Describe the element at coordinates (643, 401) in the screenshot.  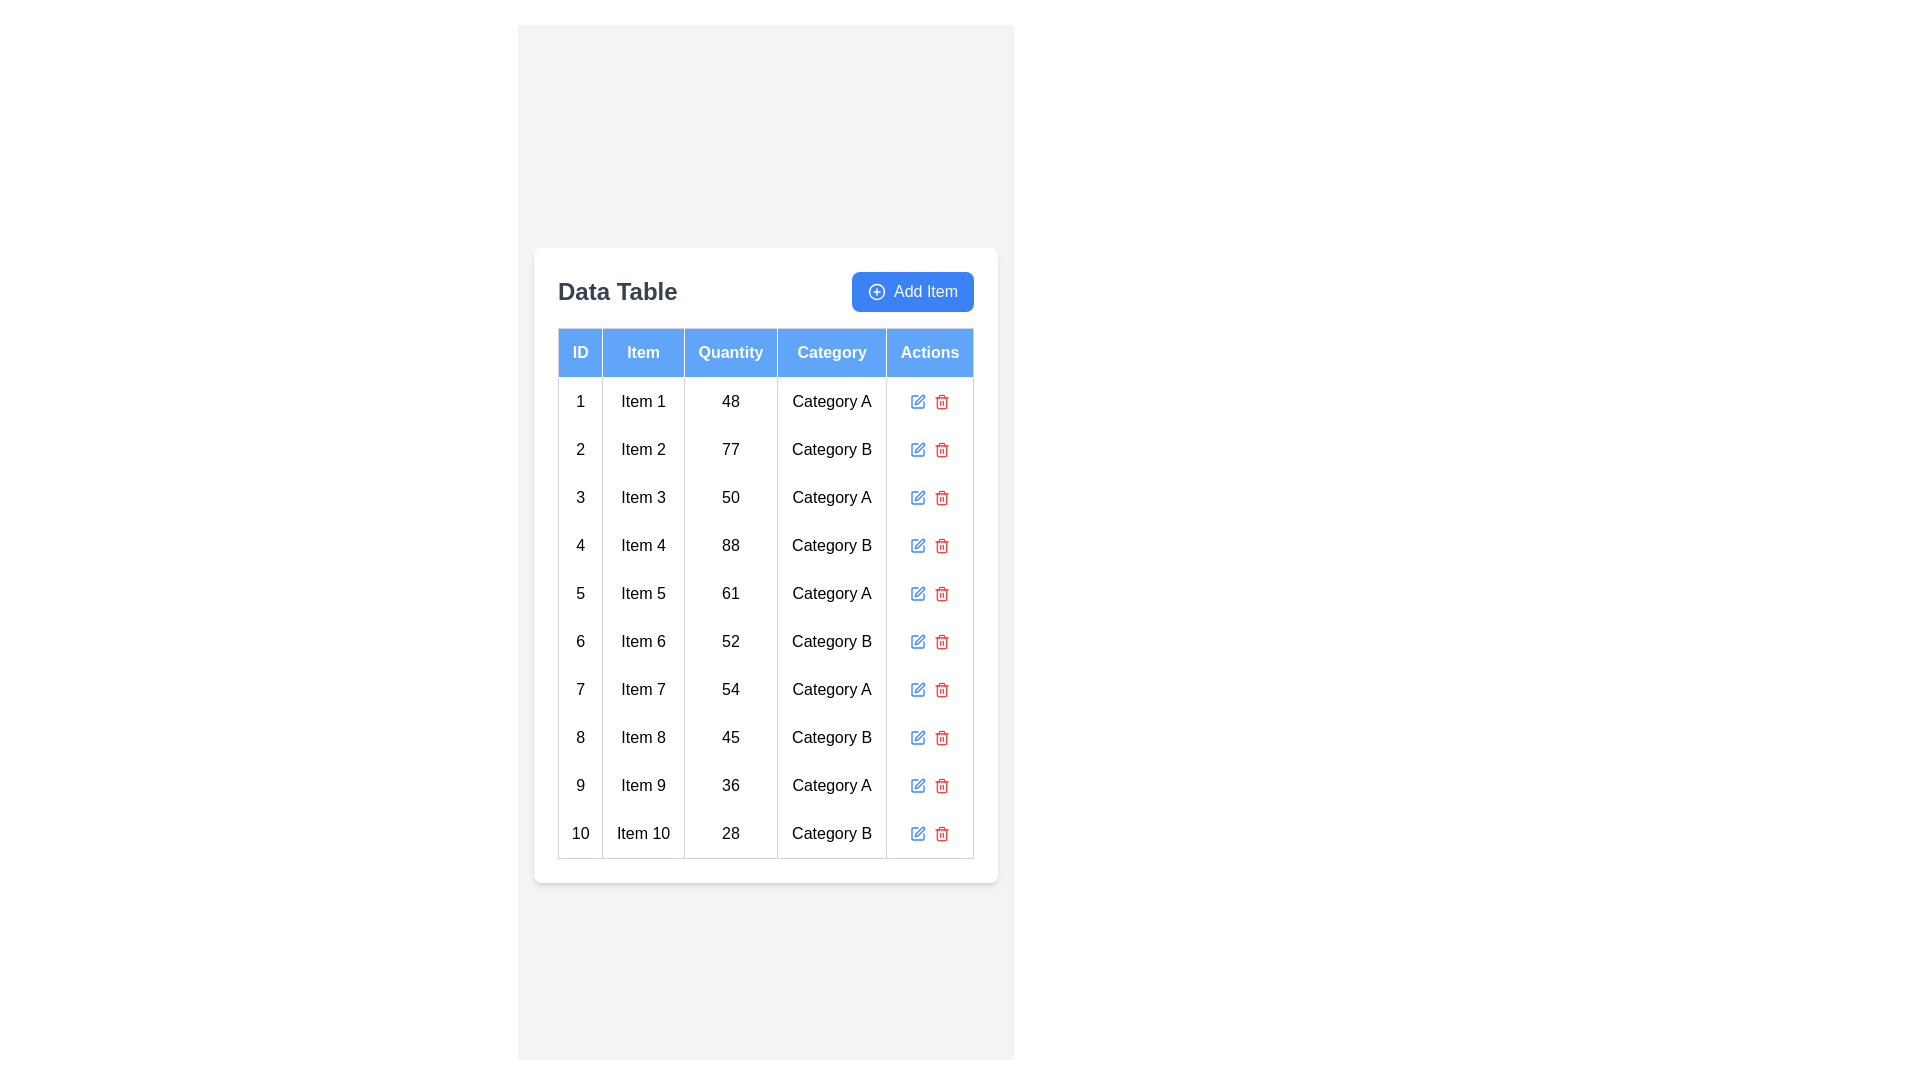
I see `the non-interactive text label in the second cell of the first row of the data table, which displays the name or description of an item` at that location.